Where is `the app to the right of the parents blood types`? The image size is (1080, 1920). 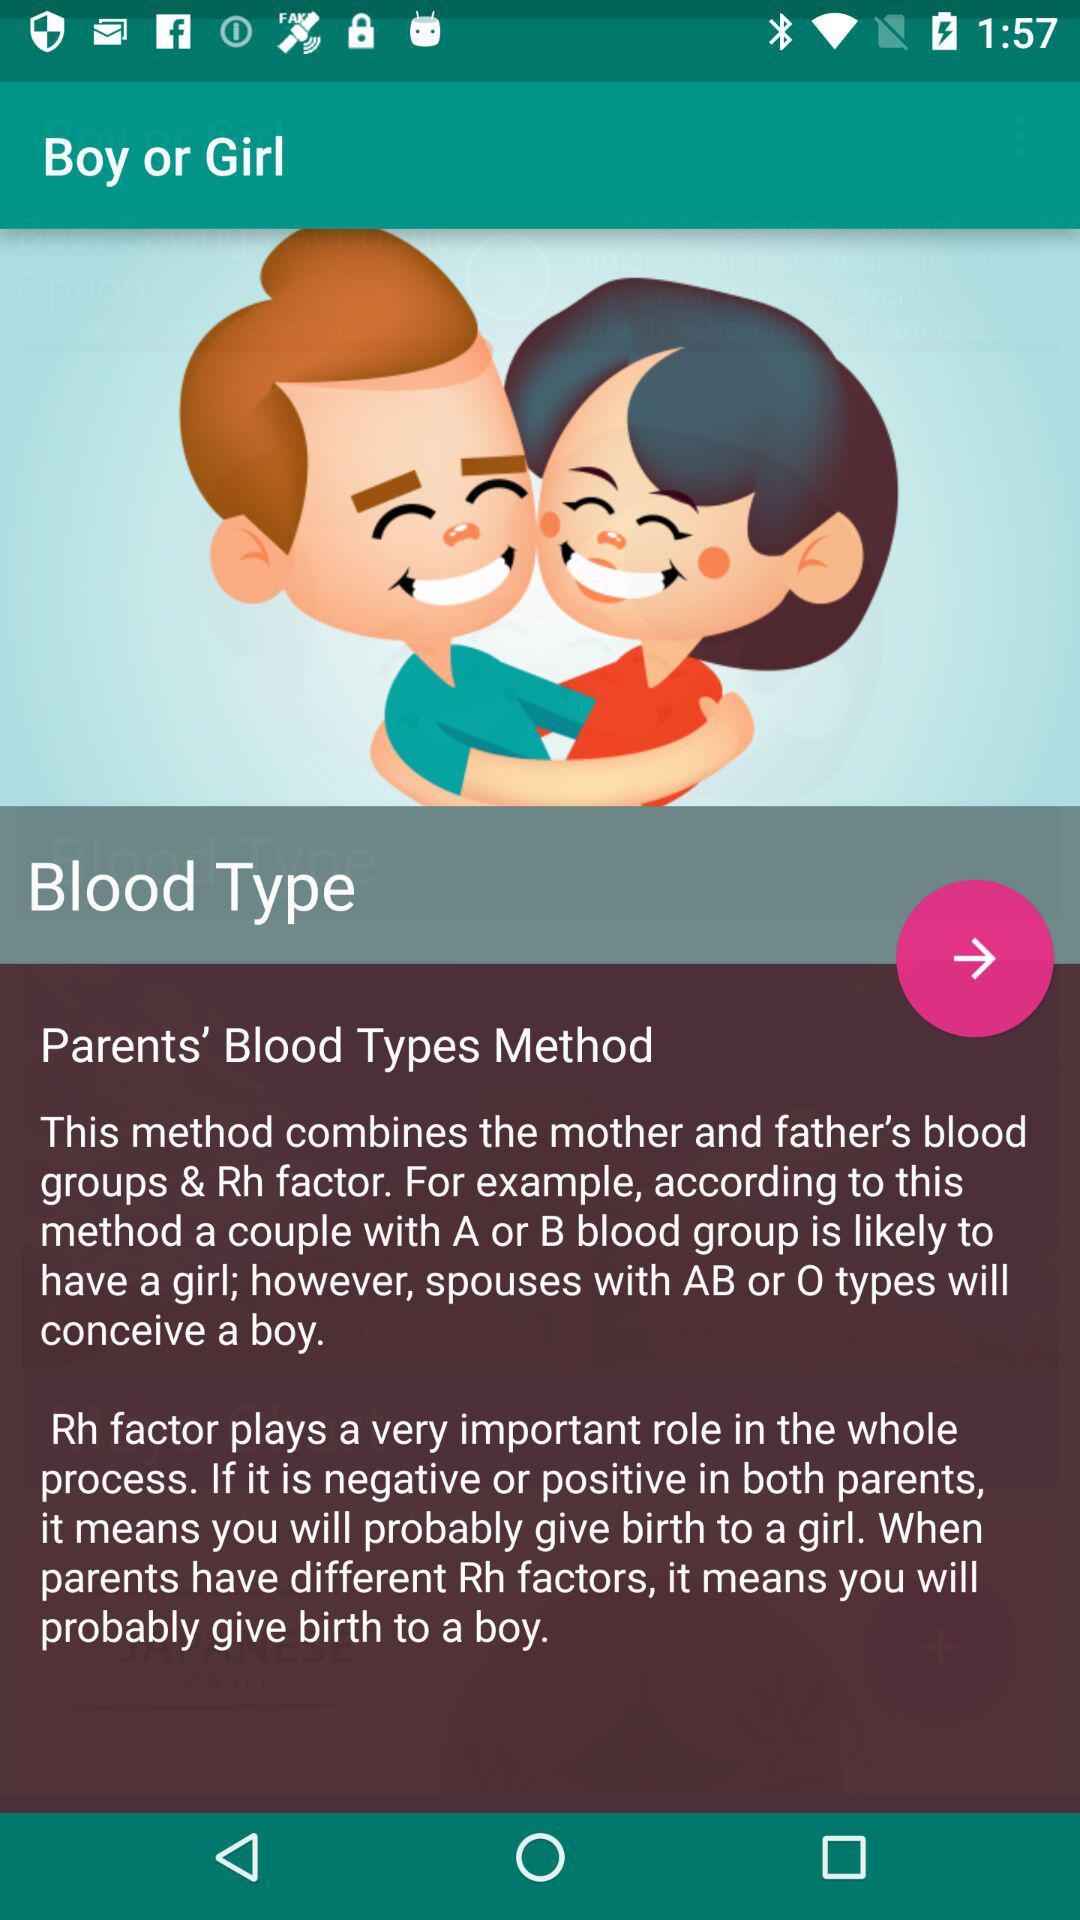 the app to the right of the parents blood types is located at coordinates (974, 938).